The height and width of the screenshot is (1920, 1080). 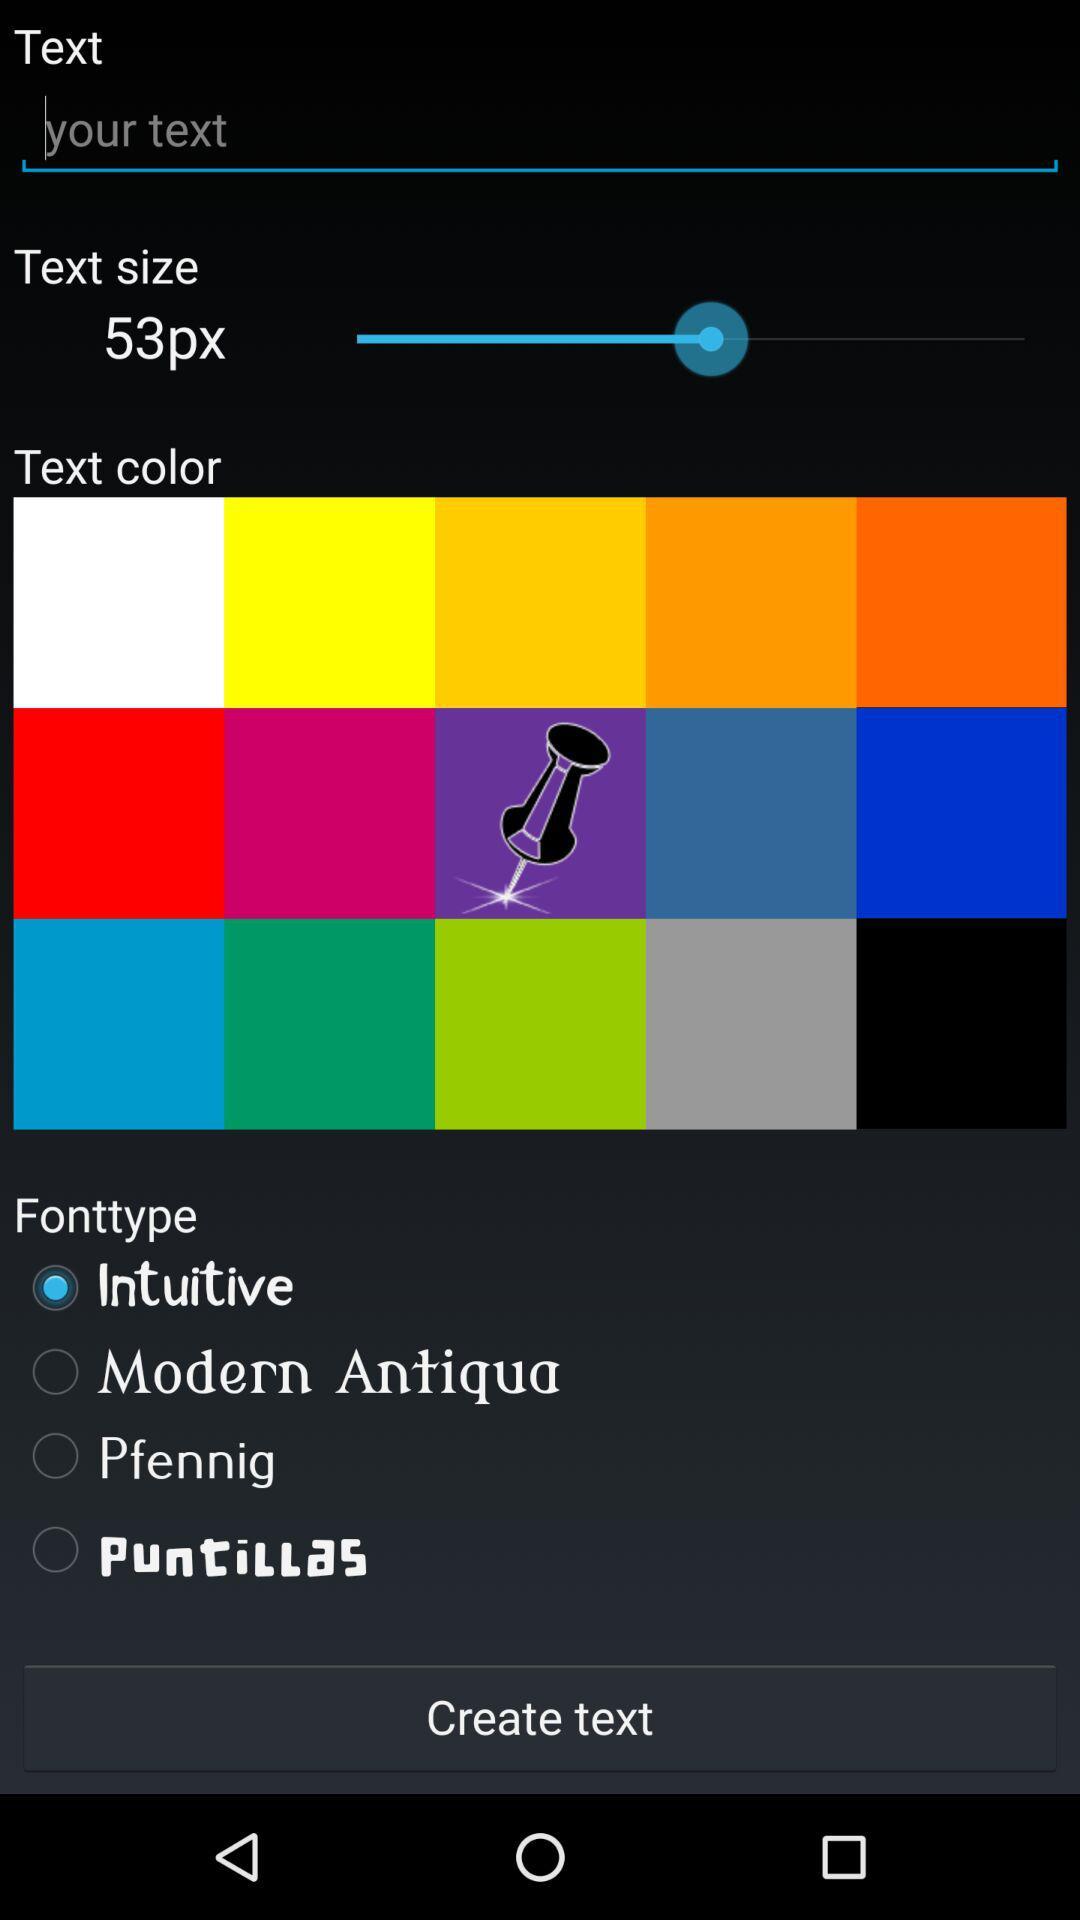 What do you see at coordinates (540, 1455) in the screenshot?
I see `the icon below modern antiqua item` at bounding box center [540, 1455].